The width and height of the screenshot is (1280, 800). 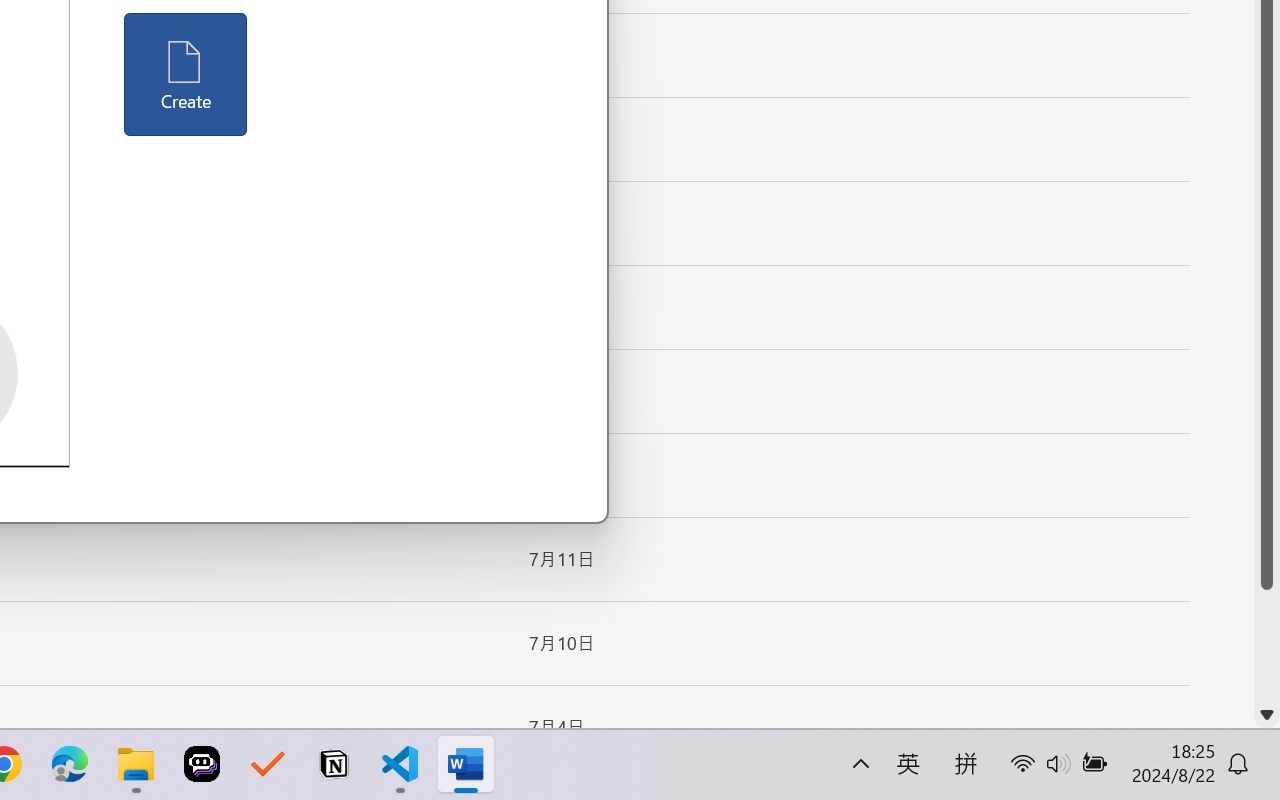 I want to click on 'Create', so click(x=185, y=74).